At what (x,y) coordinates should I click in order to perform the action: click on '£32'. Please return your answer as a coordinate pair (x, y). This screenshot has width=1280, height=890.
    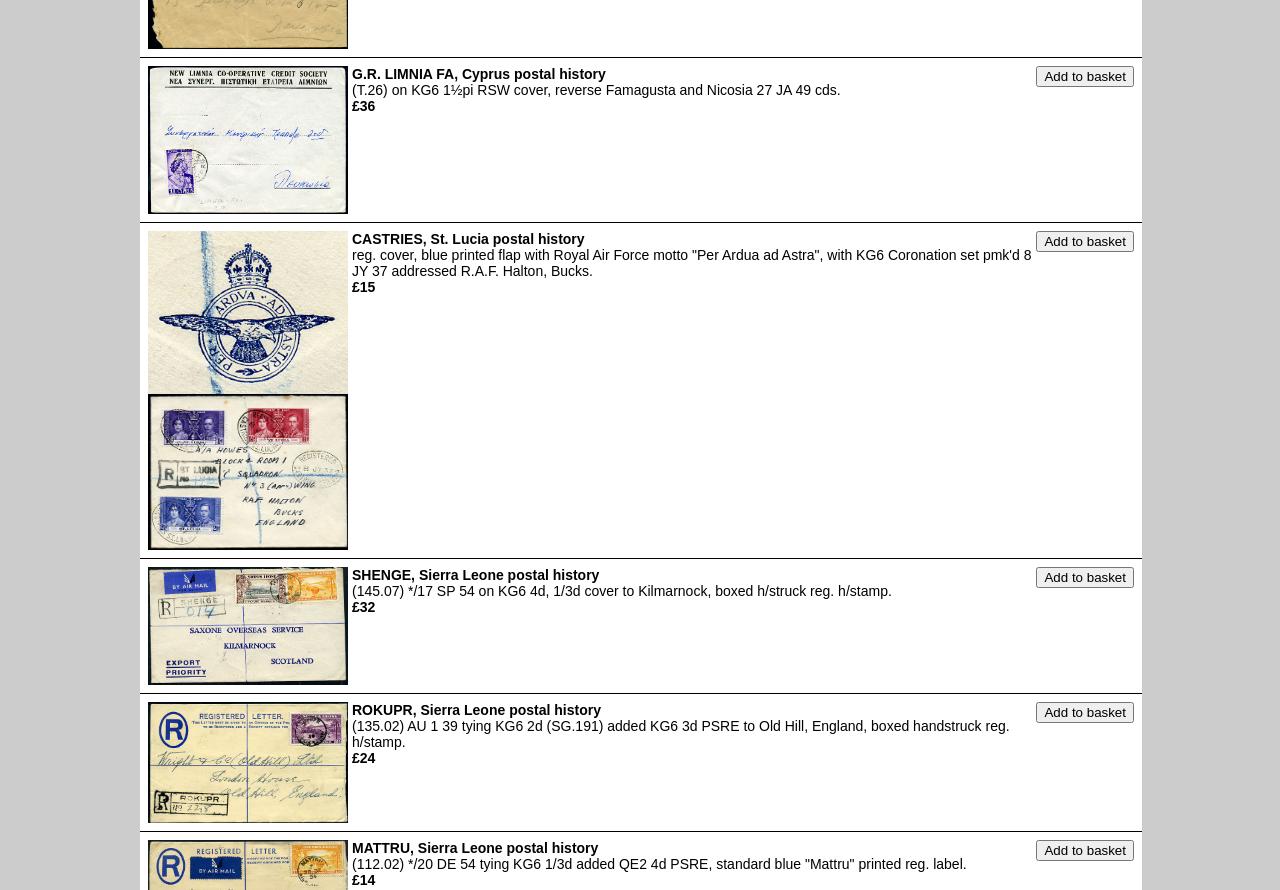
    Looking at the image, I should click on (363, 606).